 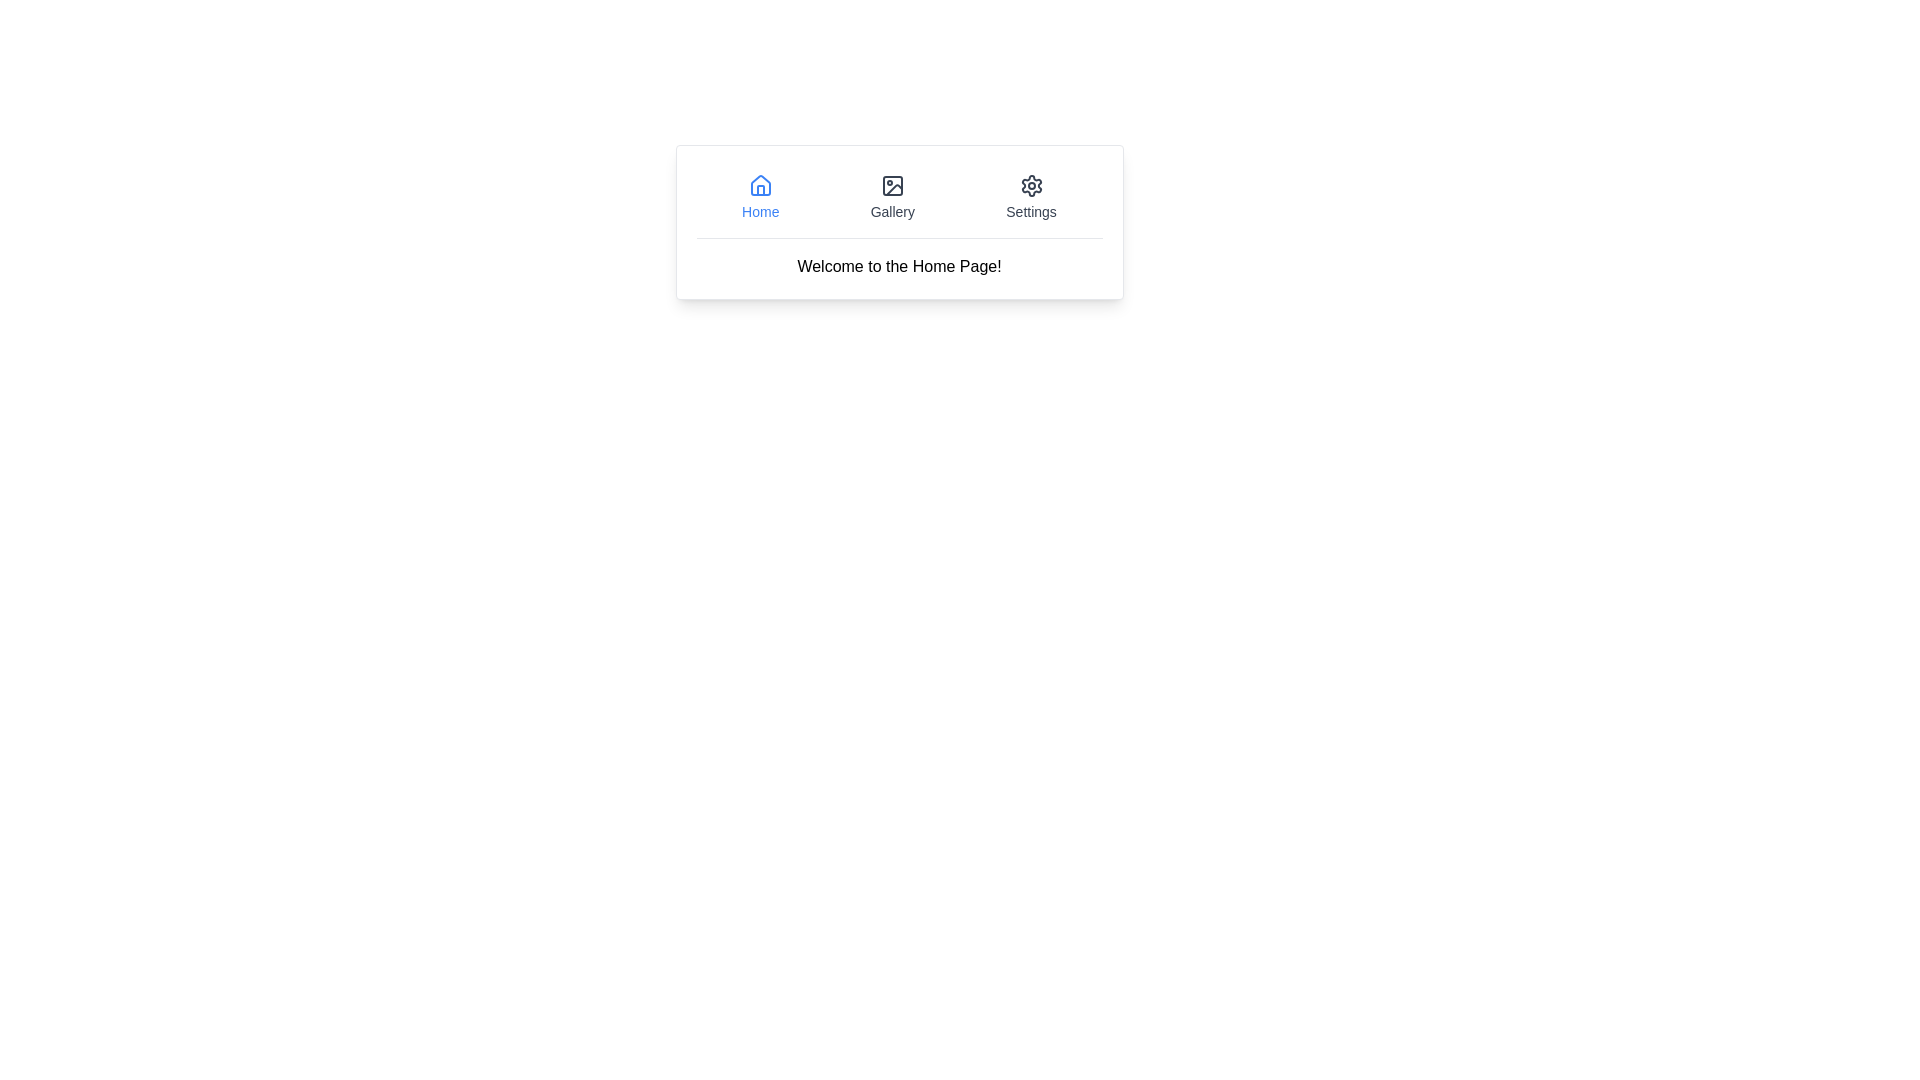 I want to click on the Gallery icon located in the central option of the horizontal menu bar to view its representation, so click(x=891, y=185).